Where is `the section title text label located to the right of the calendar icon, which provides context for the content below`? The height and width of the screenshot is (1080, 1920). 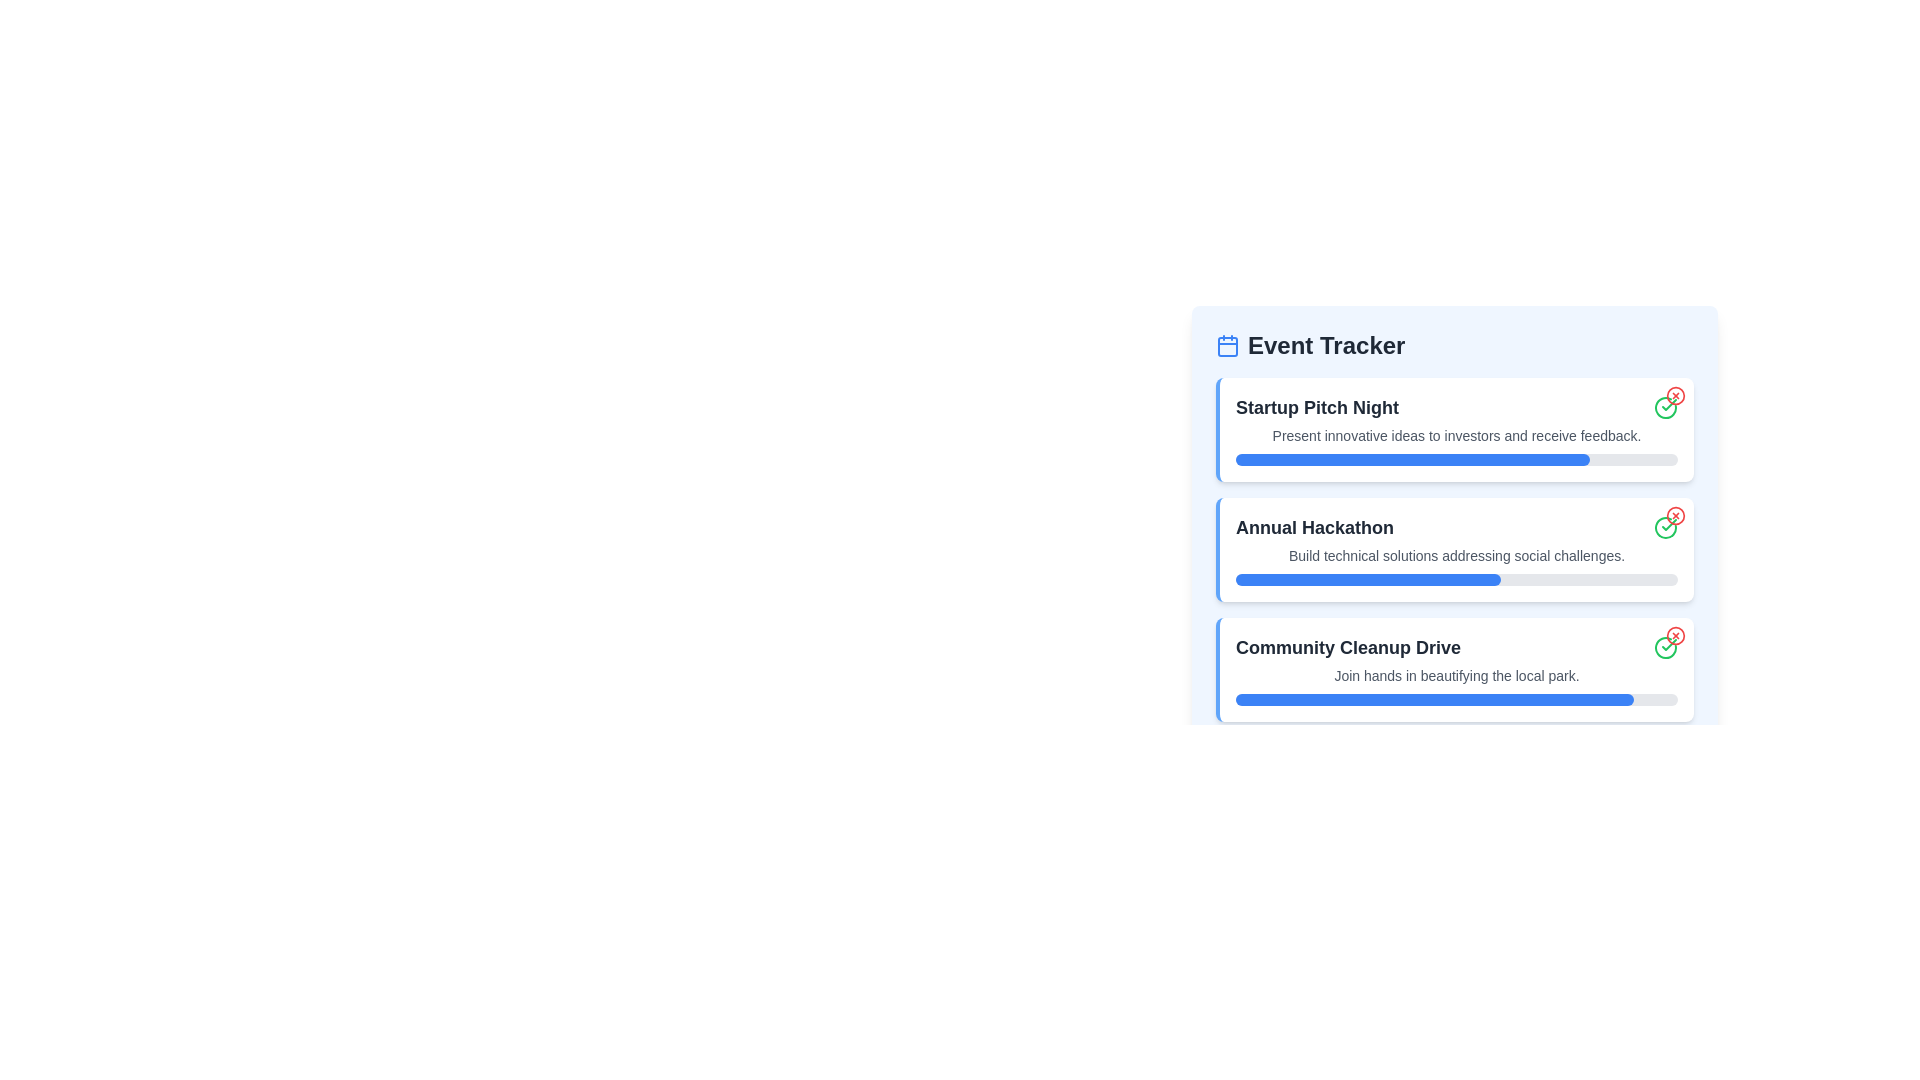 the section title text label located to the right of the calendar icon, which provides context for the content below is located at coordinates (1326, 345).